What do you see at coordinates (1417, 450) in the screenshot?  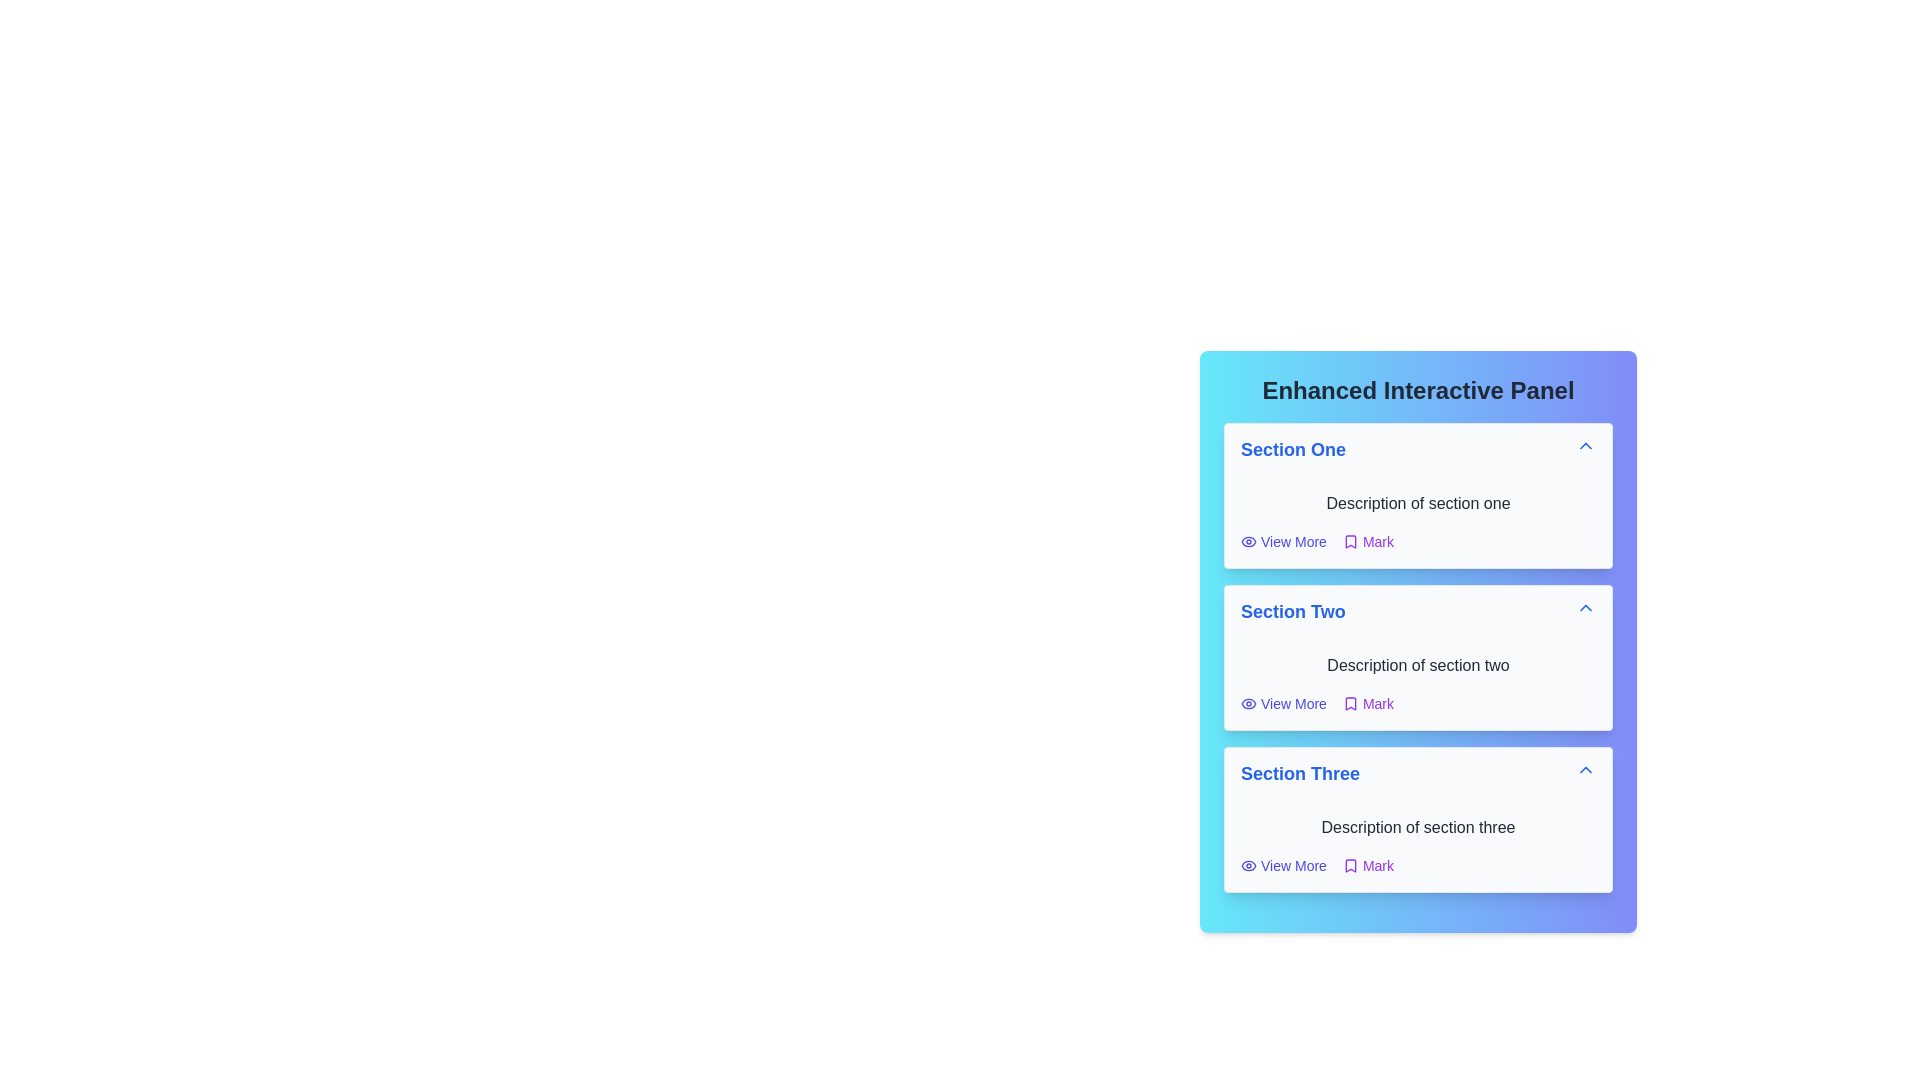 I see `the header button of the first section card` at bounding box center [1417, 450].